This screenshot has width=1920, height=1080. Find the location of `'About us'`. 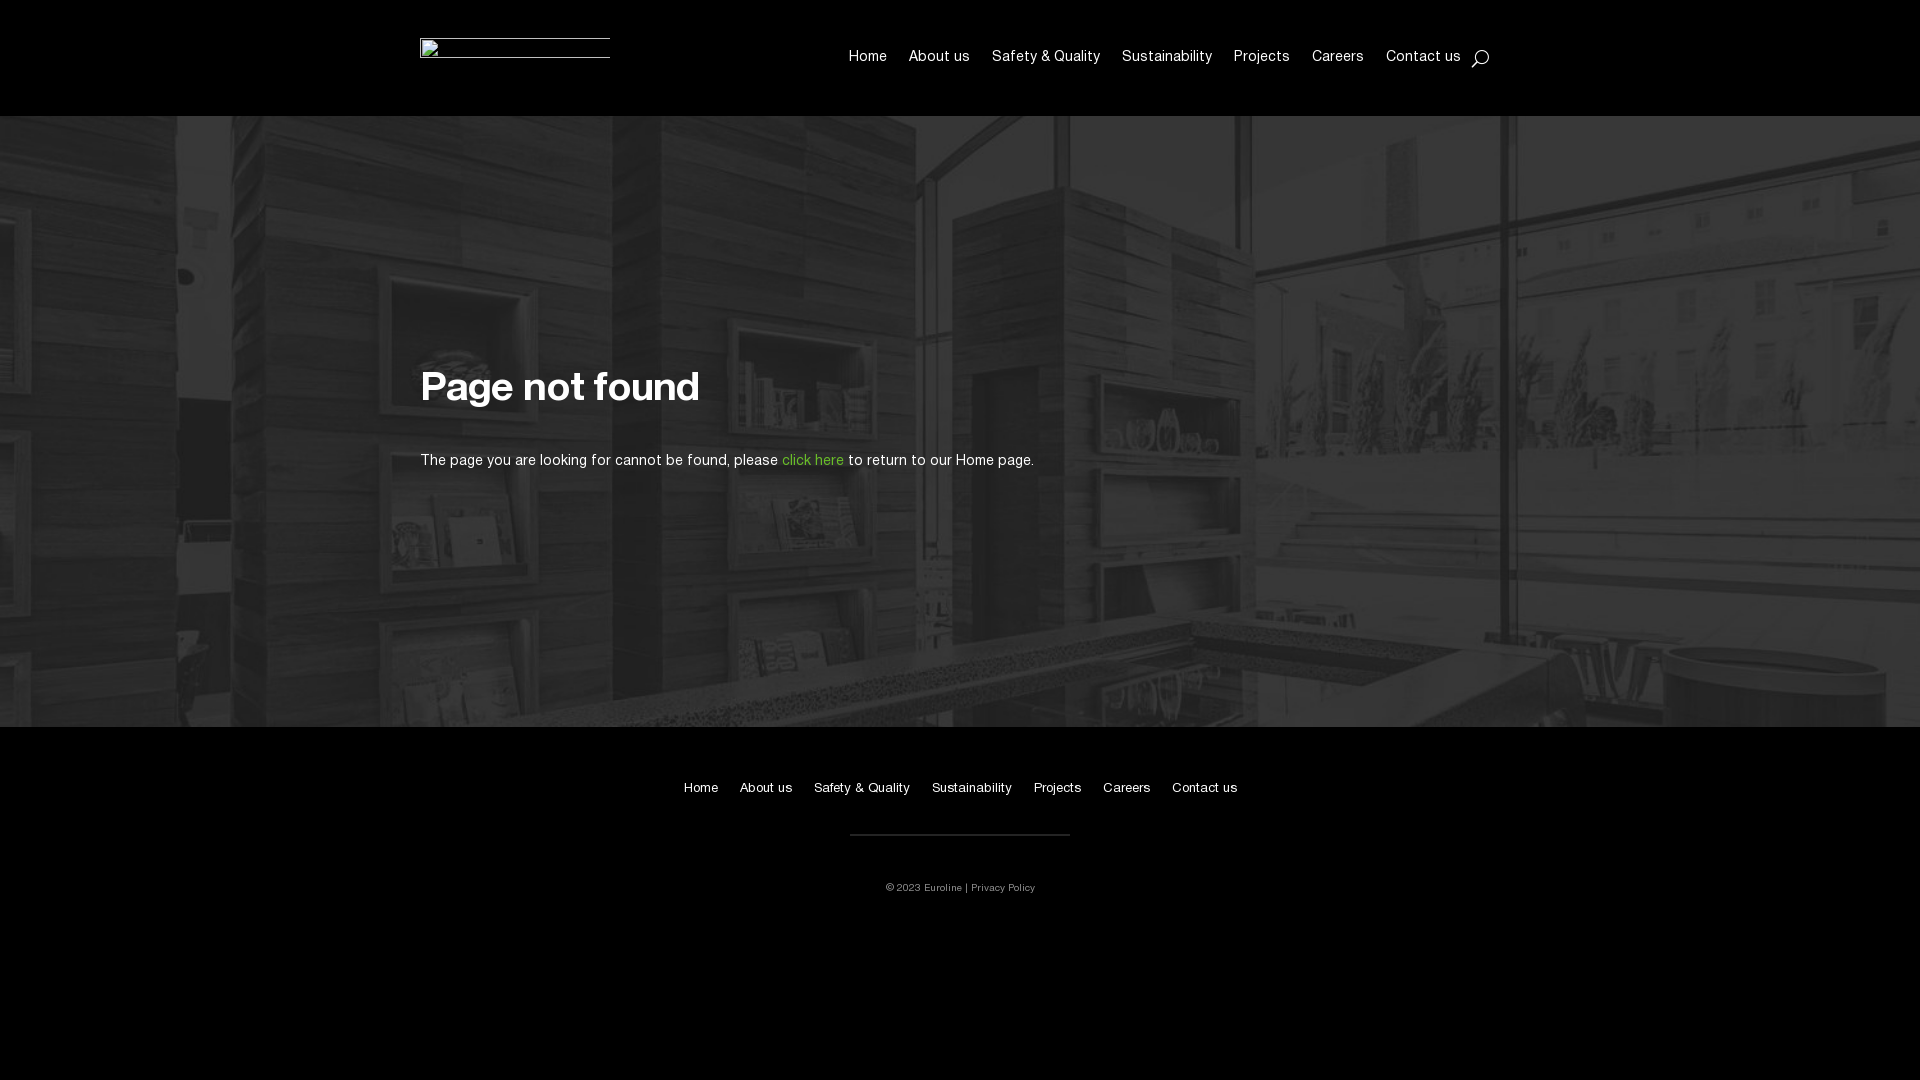

'About us' is located at coordinates (765, 792).